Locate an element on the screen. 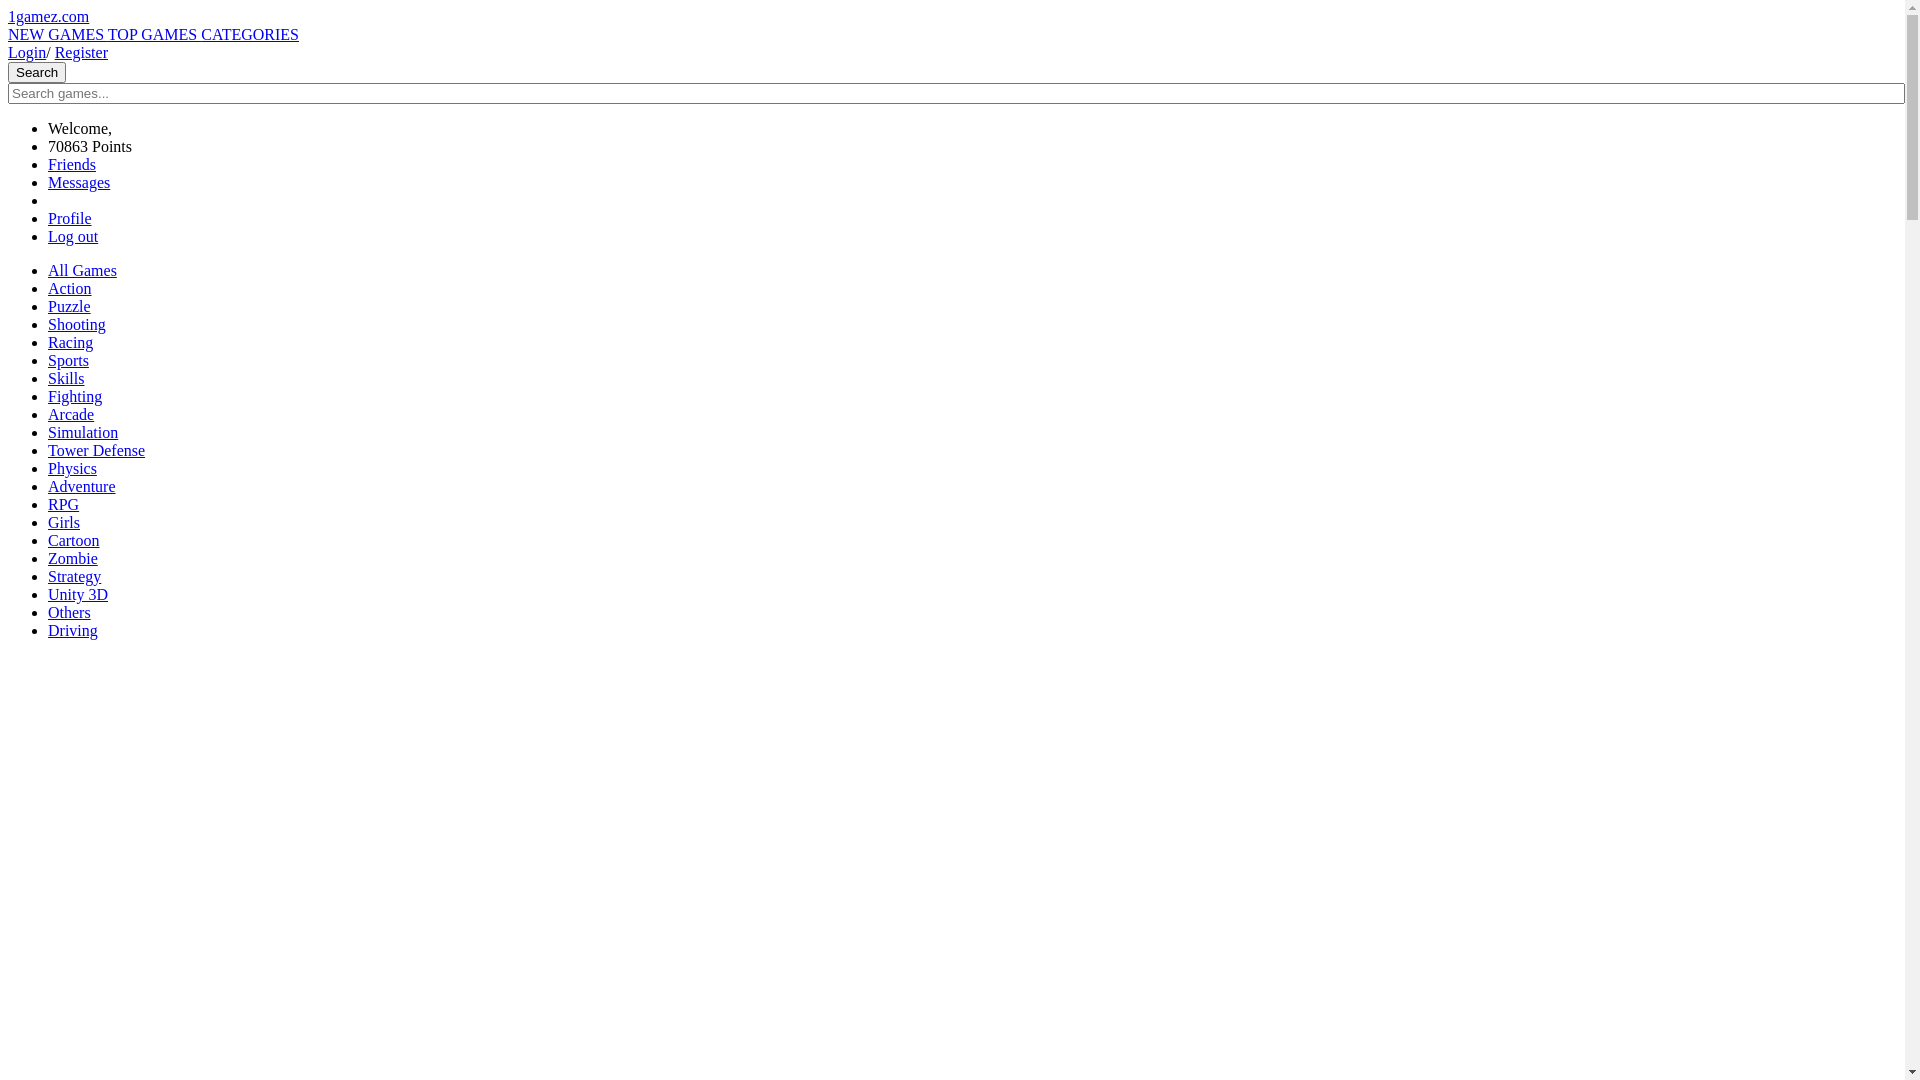 The image size is (1920, 1080). 'Login/ Register' is located at coordinates (57, 51).